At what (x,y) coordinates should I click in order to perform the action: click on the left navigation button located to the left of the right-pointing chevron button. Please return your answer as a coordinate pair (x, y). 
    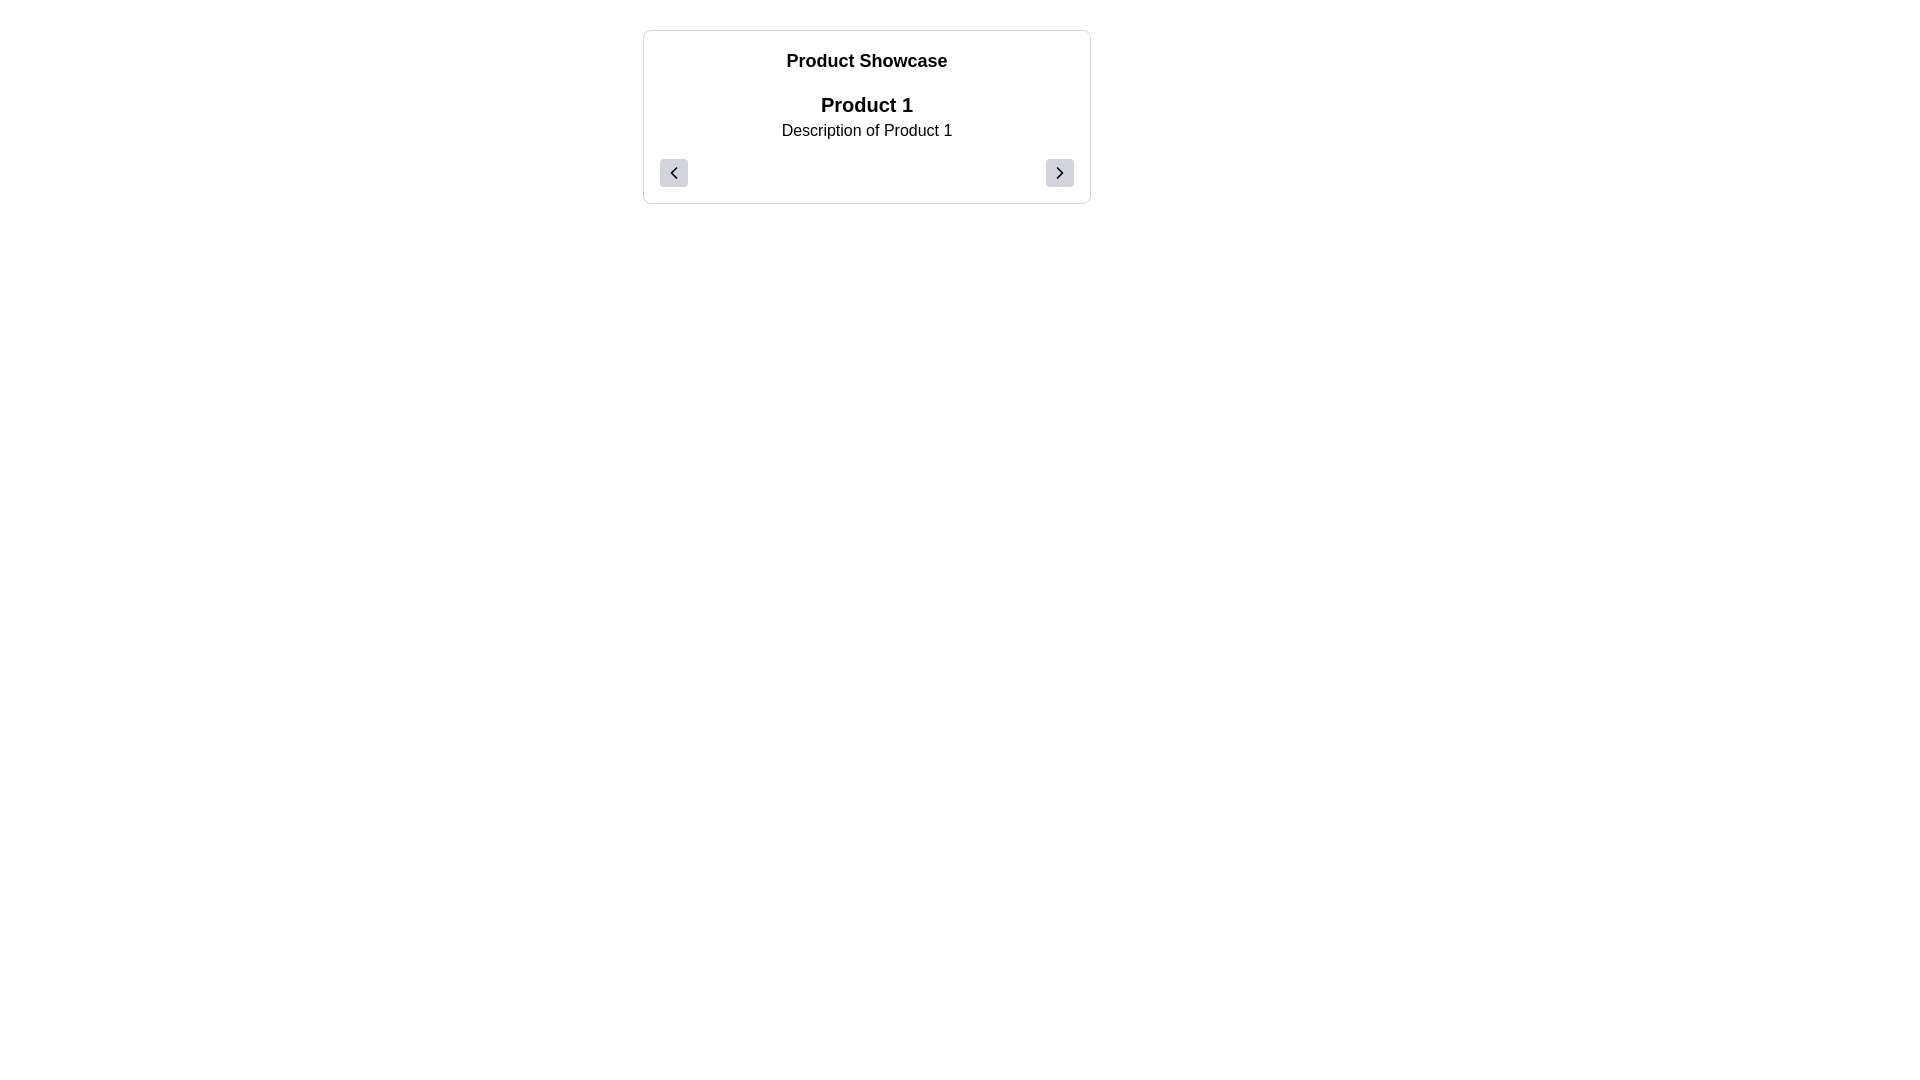
    Looking at the image, I should click on (673, 172).